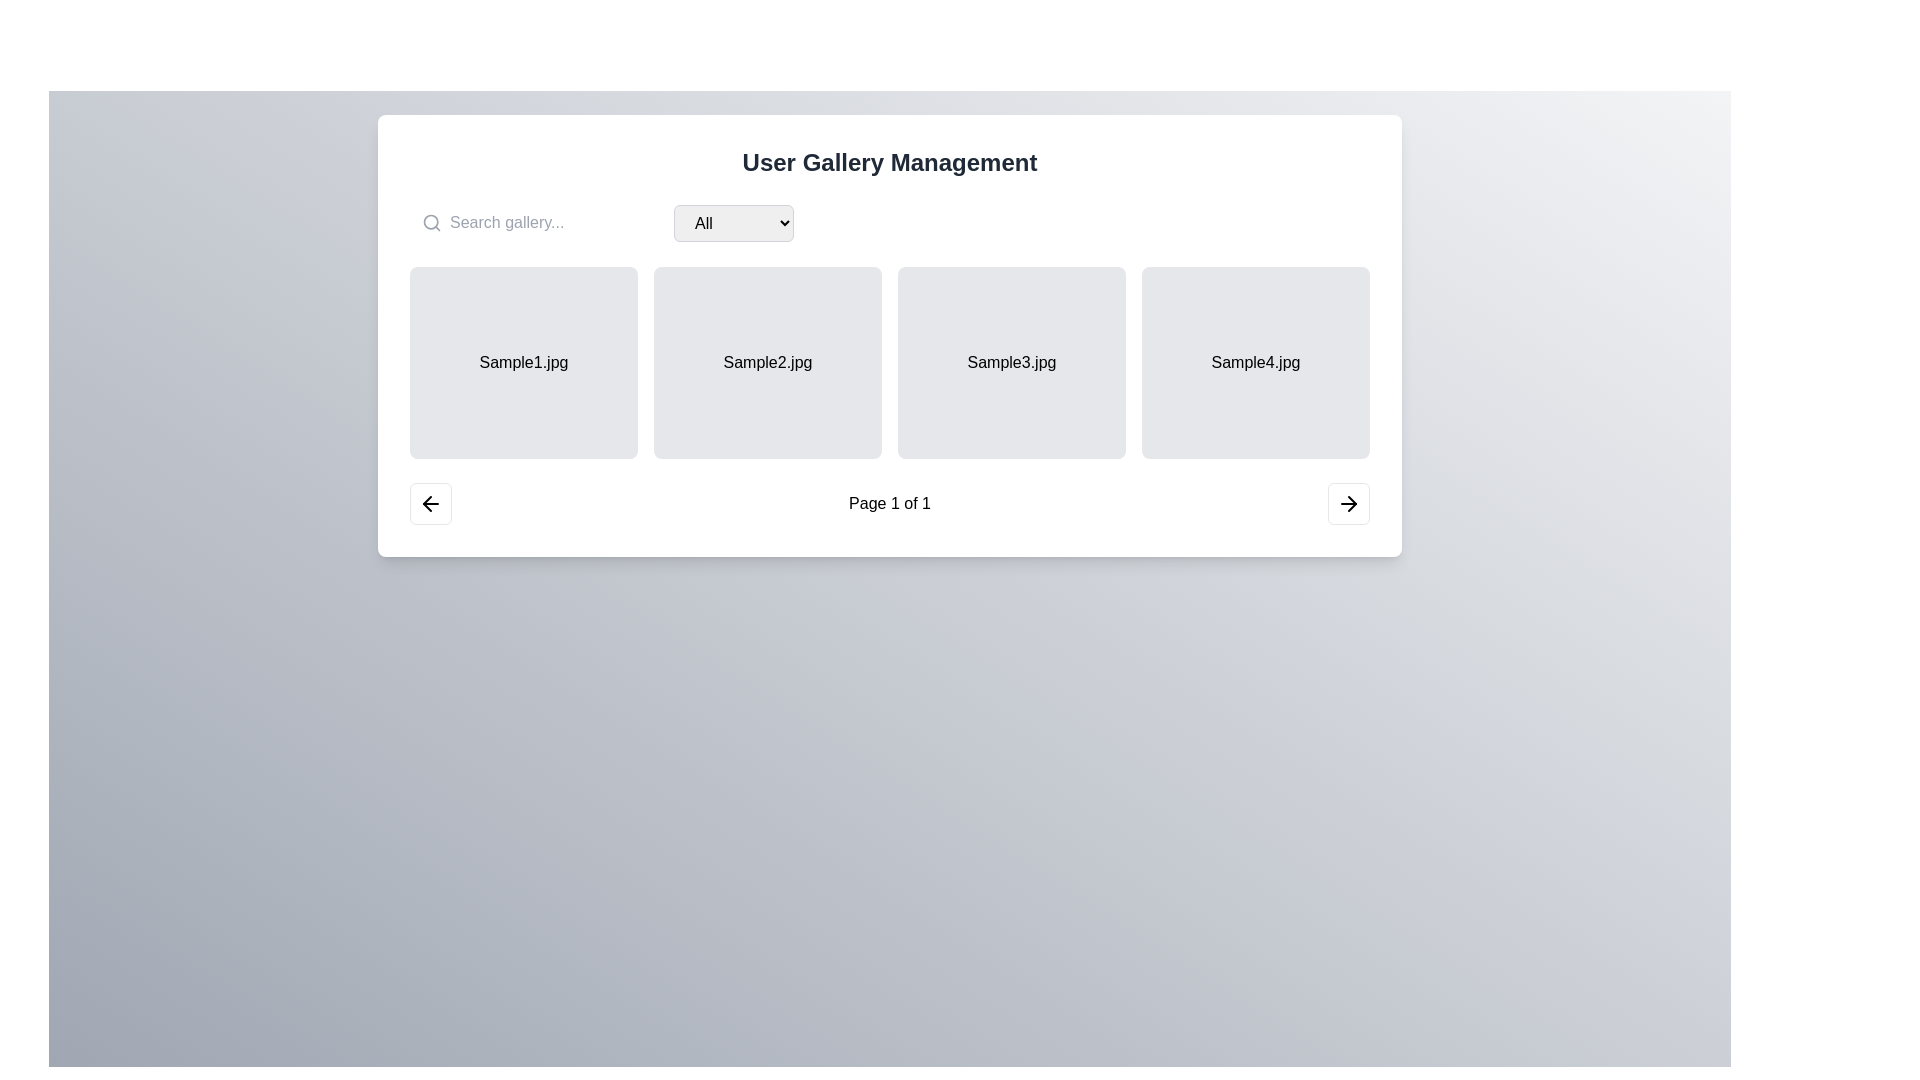 The image size is (1920, 1080). Describe the element at coordinates (1348, 503) in the screenshot. I see `the pagination button with a right-pointing arrow icon located at the bottom-right corner of the layout` at that location.